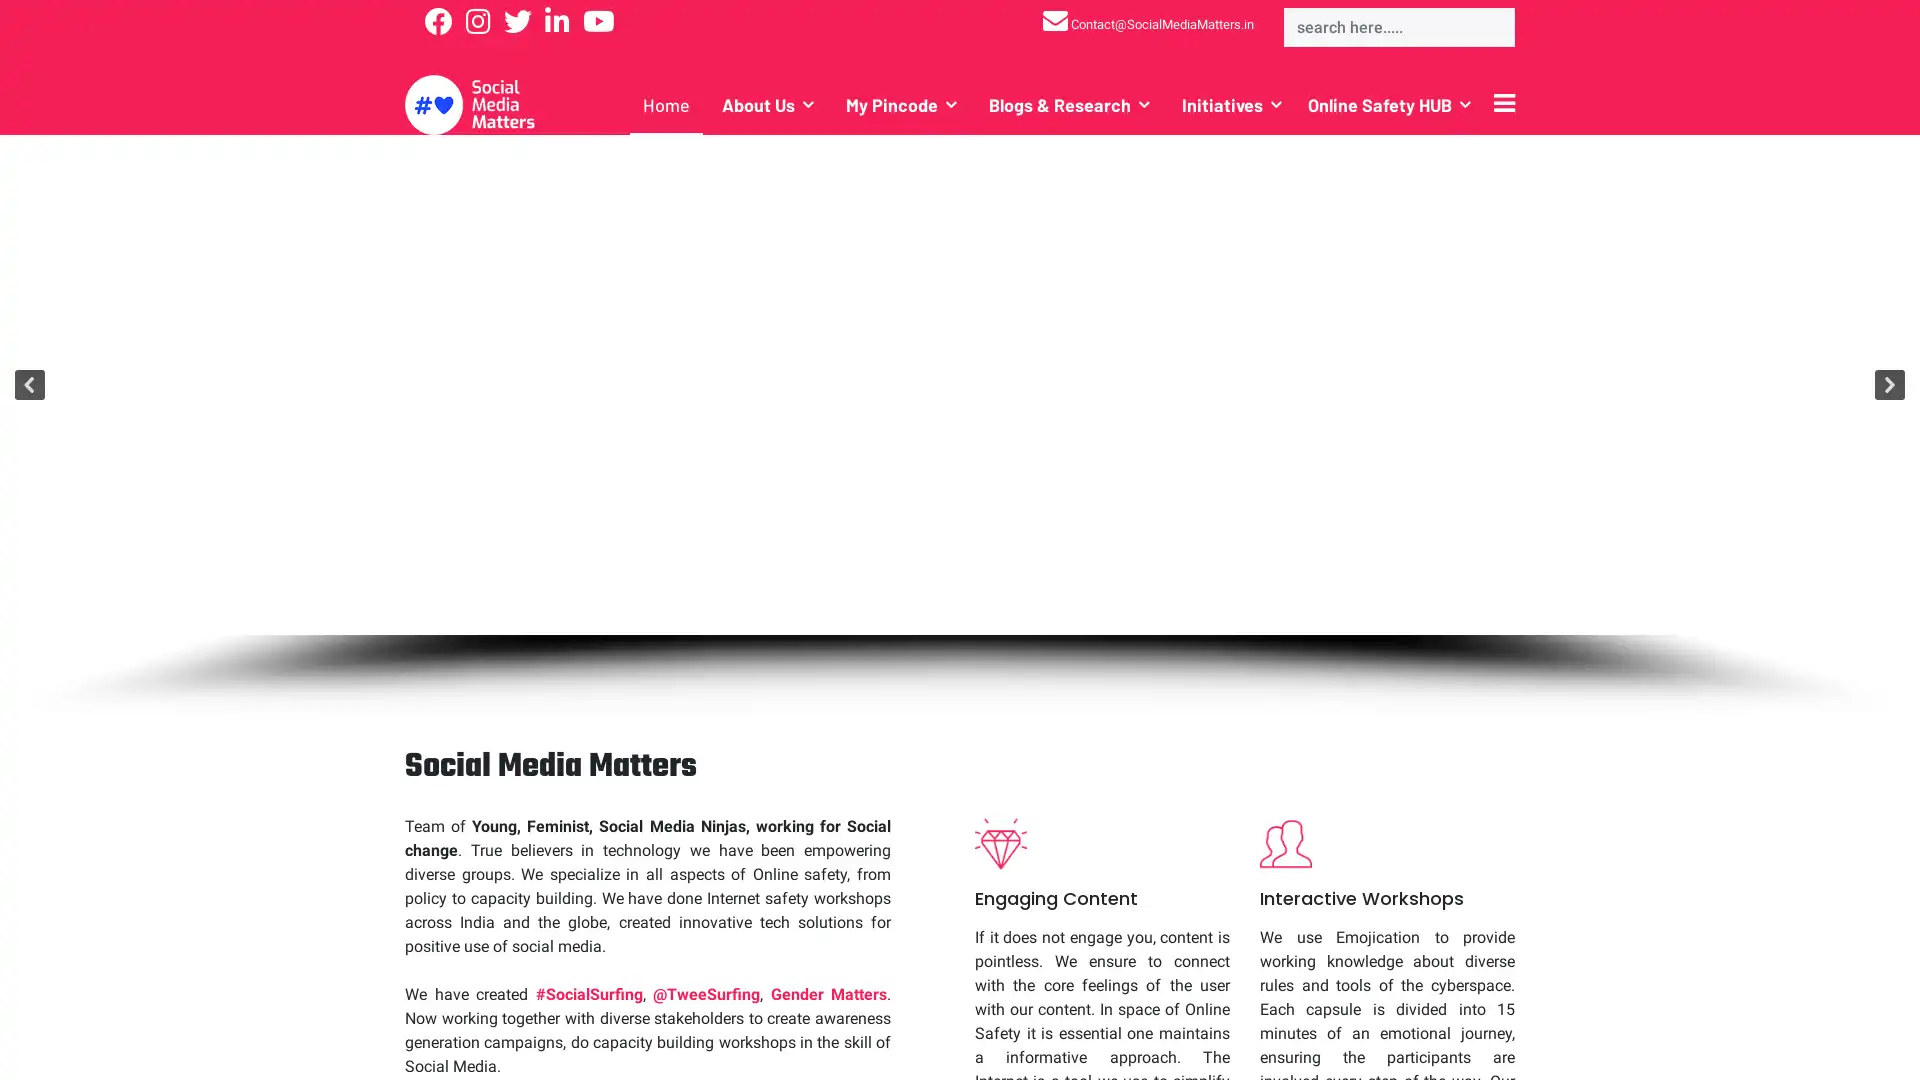  Describe the element at coordinates (914, 615) in the screenshot. I see `How India Deals With Online Abuse` at that location.